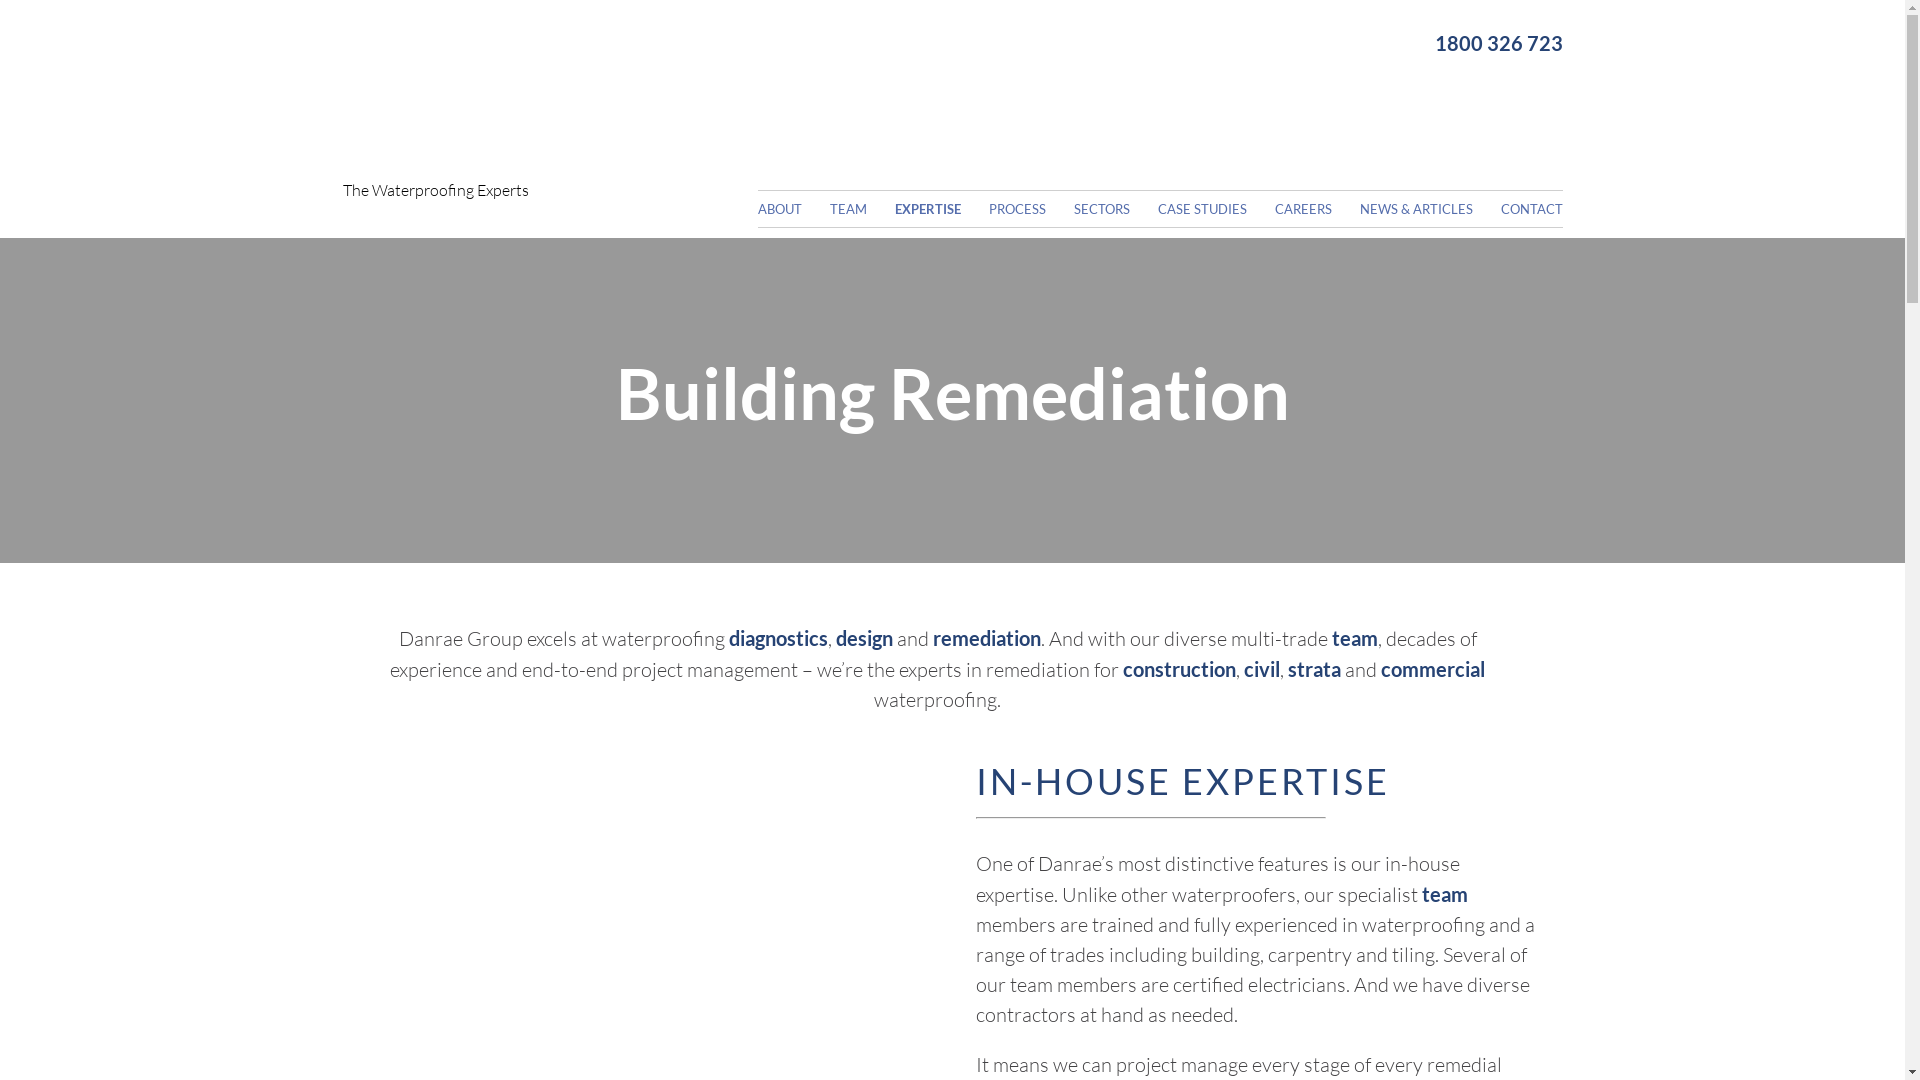  What do you see at coordinates (727, 637) in the screenshot?
I see `'diagnostics'` at bounding box center [727, 637].